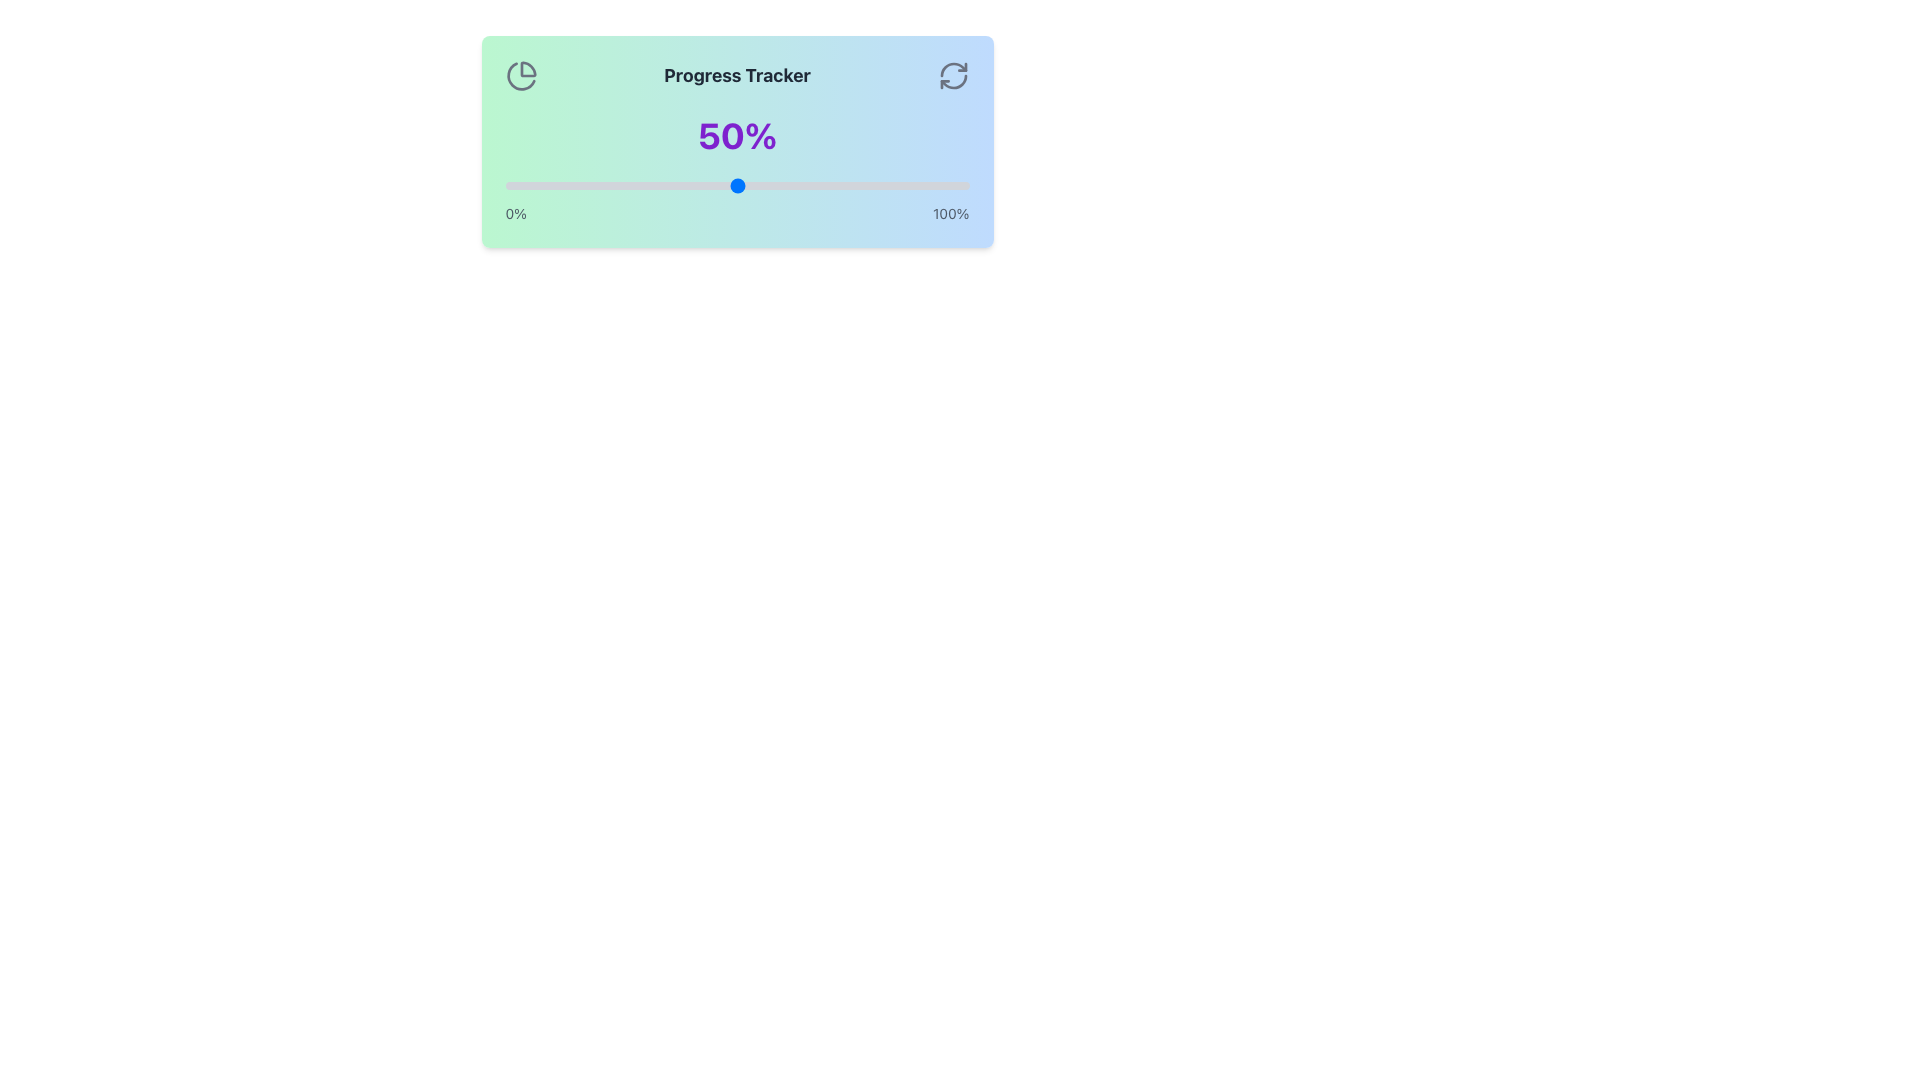 This screenshot has width=1920, height=1080. What do you see at coordinates (862, 185) in the screenshot?
I see `the progress tracker value` at bounding box center [862, 185].